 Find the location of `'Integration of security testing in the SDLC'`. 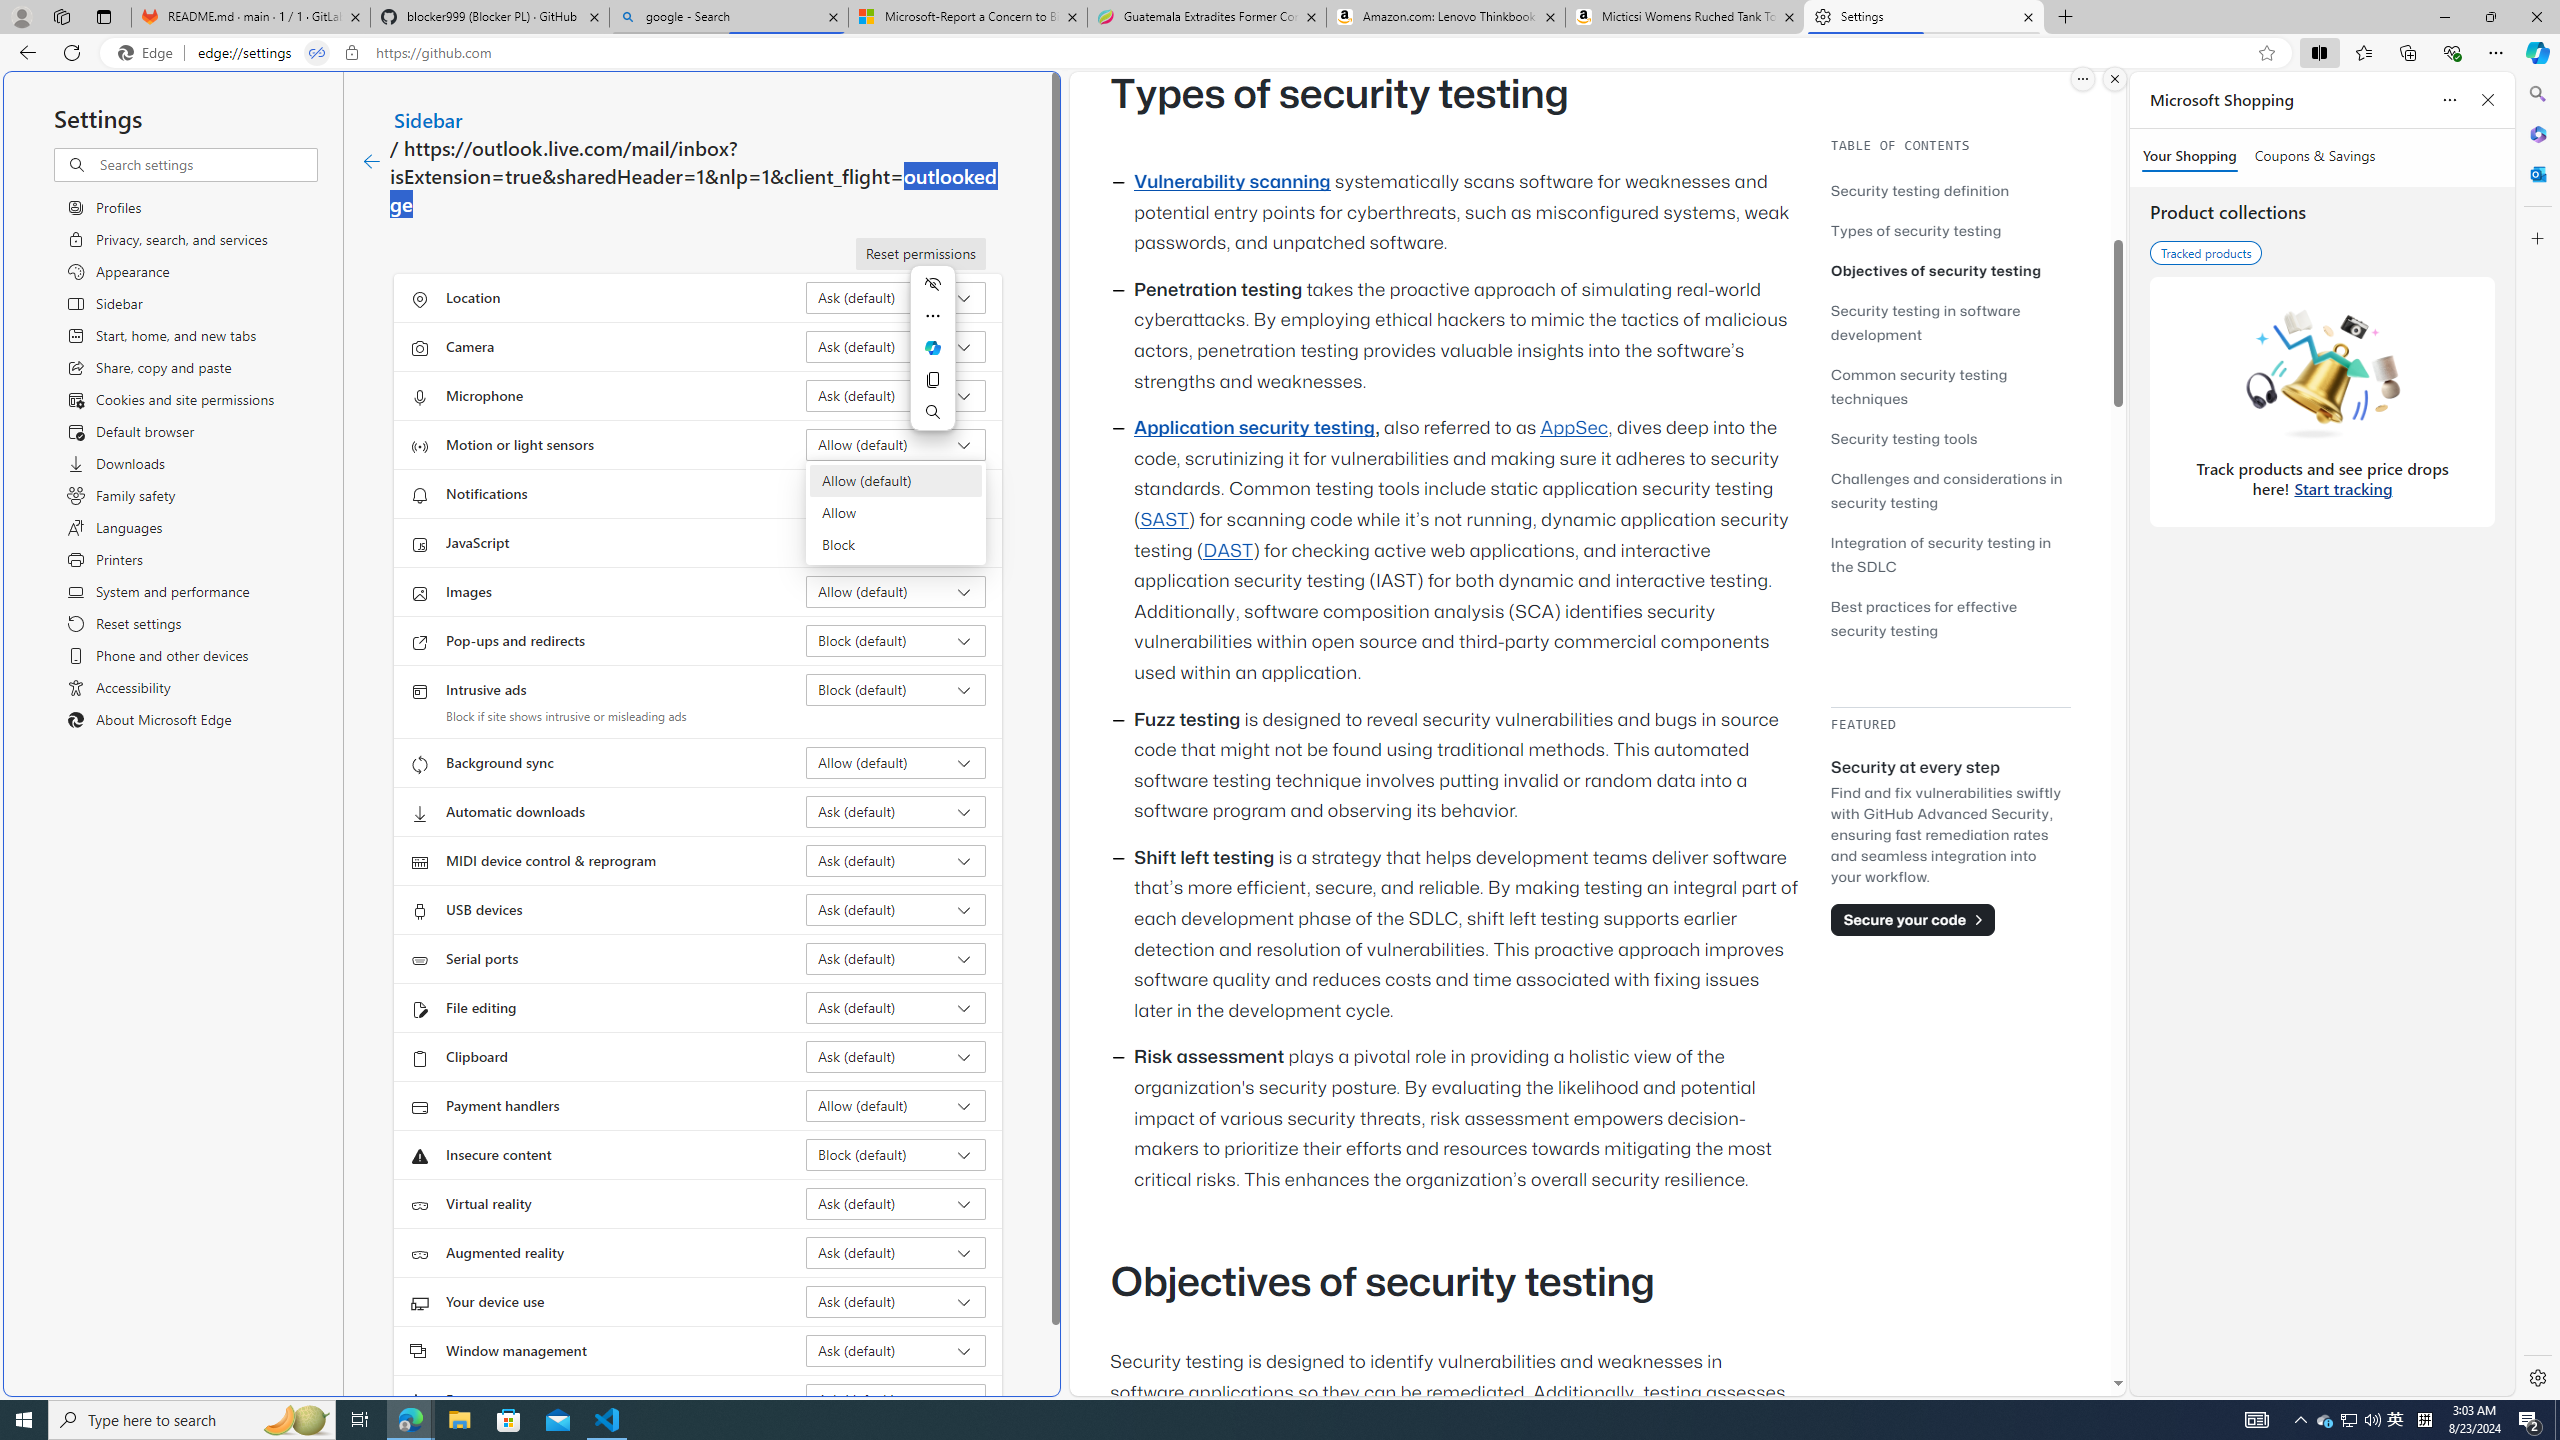

'Integration of security testing in the SDLC' is located at coordinates (1940, 554).